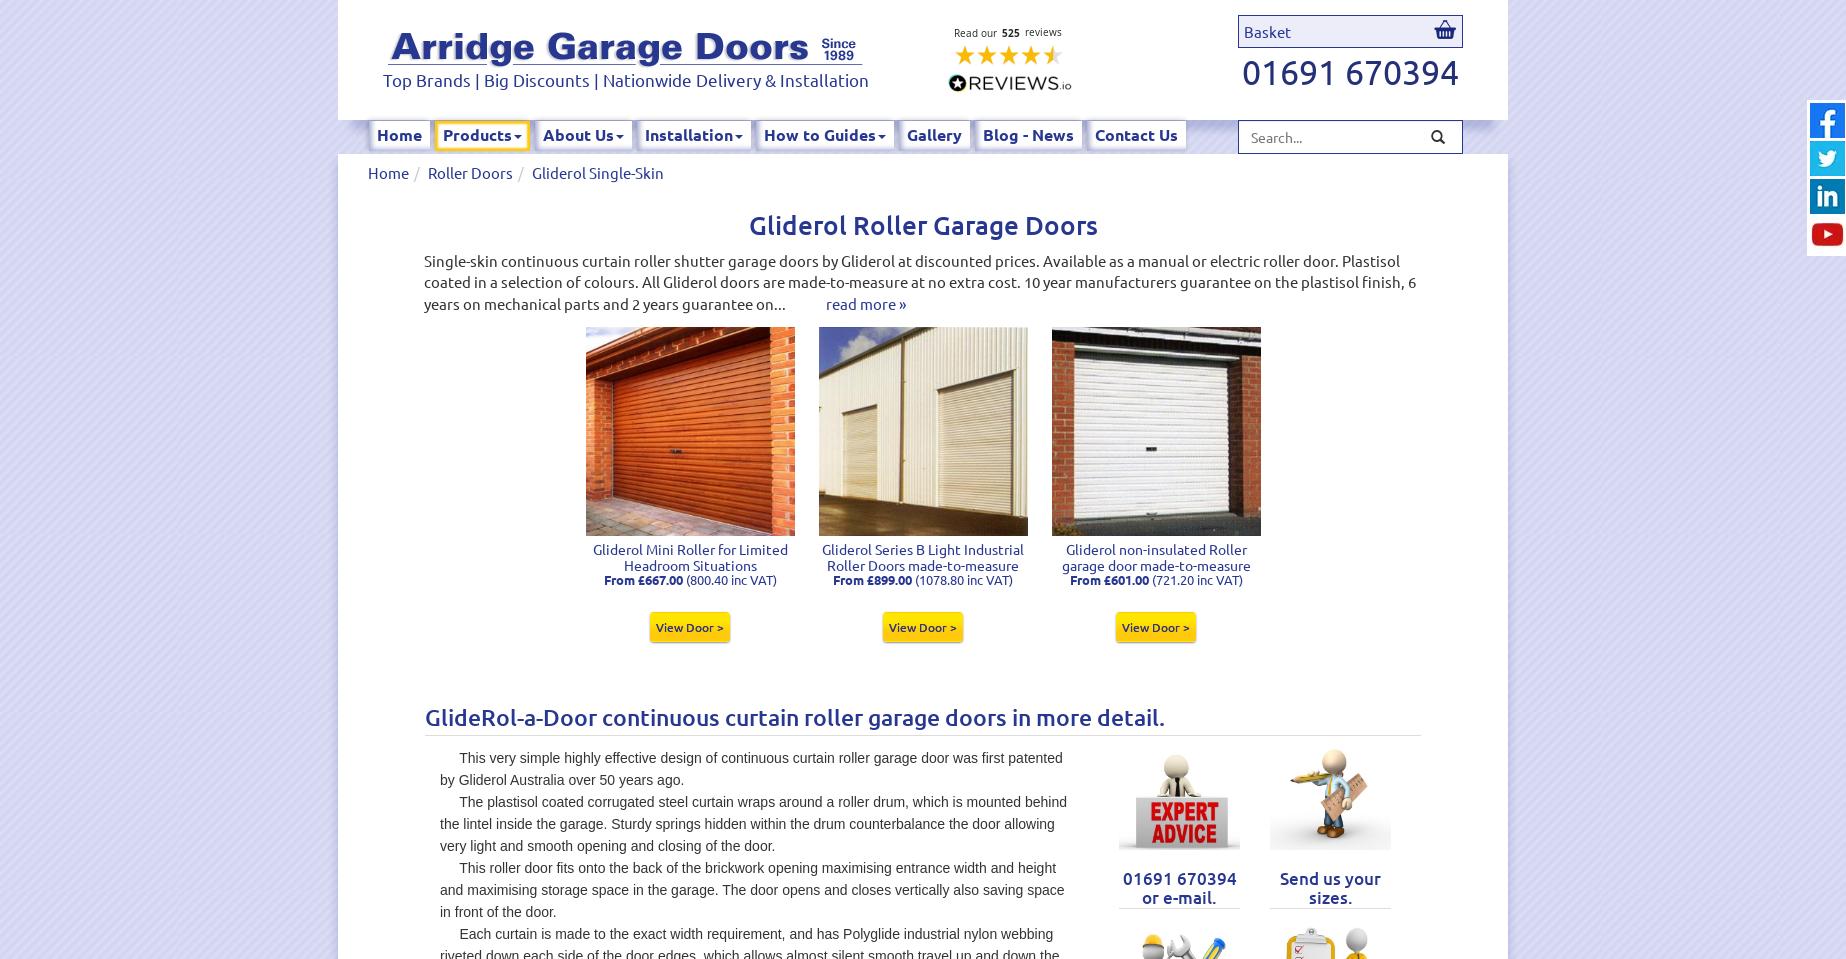  I want to click on 'Products', so click(476, 134).